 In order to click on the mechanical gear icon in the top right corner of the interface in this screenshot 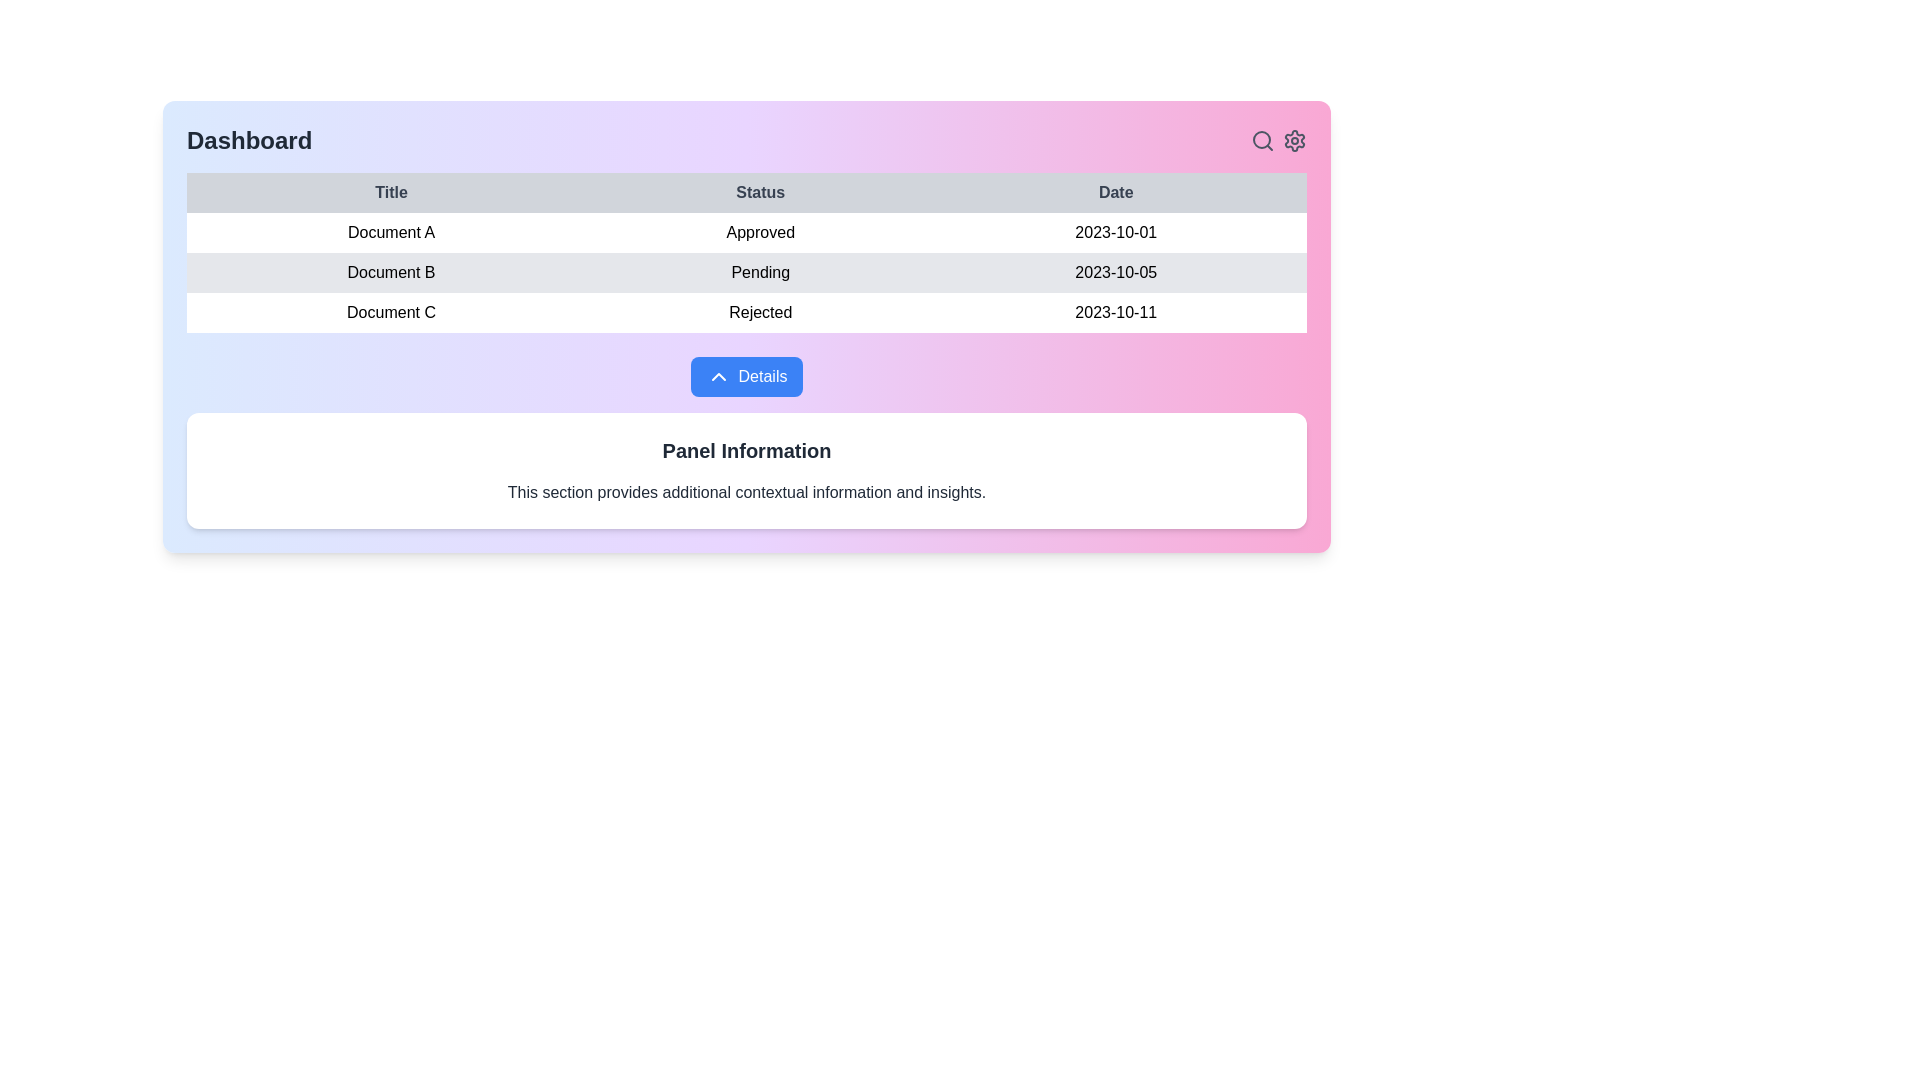, I will do `click(1295, 140)`.